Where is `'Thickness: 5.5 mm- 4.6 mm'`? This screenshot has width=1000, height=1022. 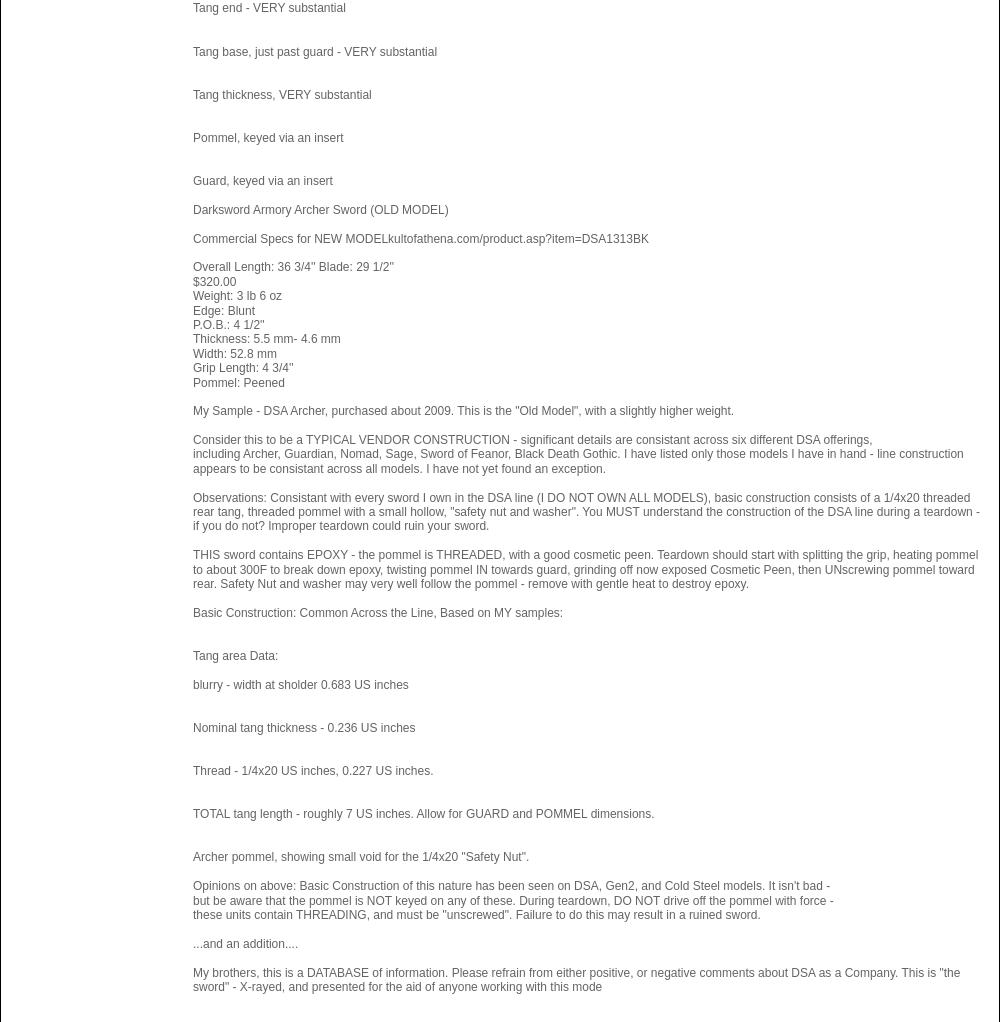
'Thickness: 5.5 mm- 4.6 mm' is located at coordinates (266, 338).